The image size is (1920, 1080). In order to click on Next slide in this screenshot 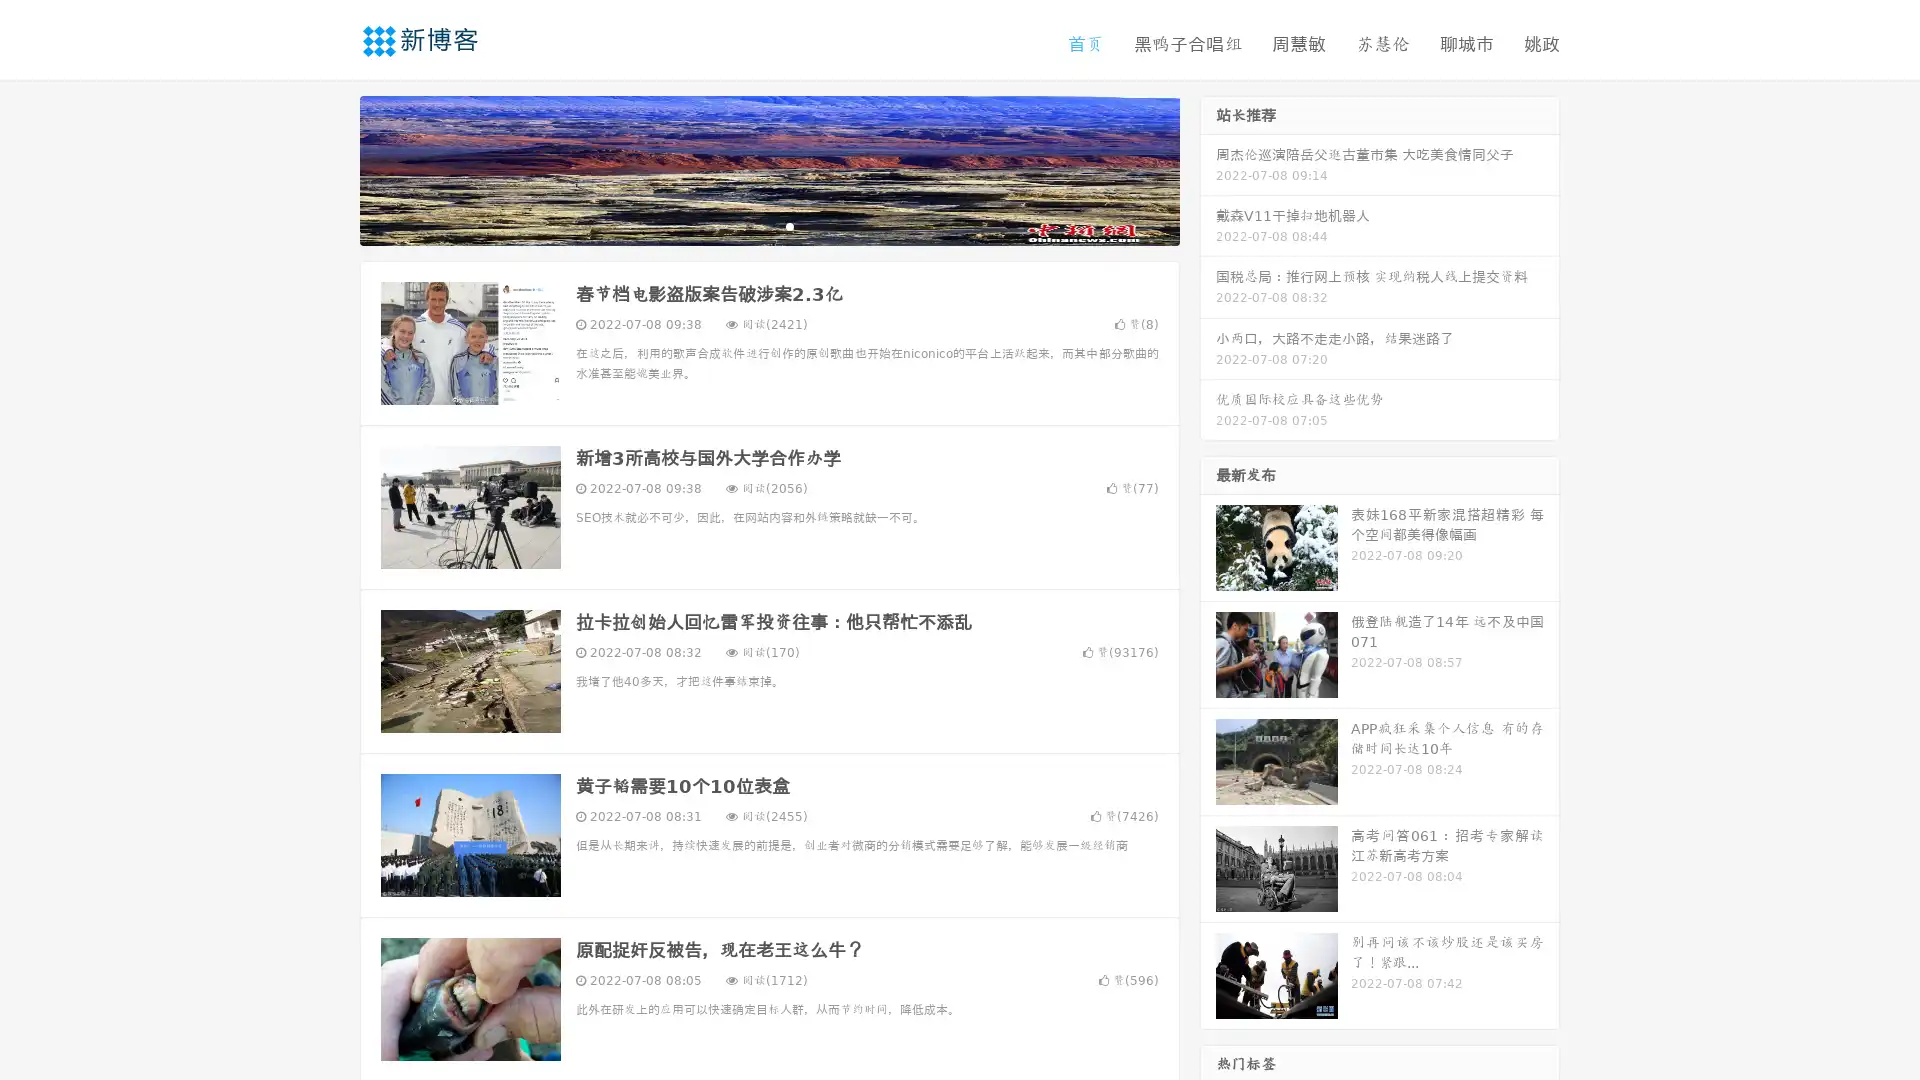, I will do `click(1208, 168)`.